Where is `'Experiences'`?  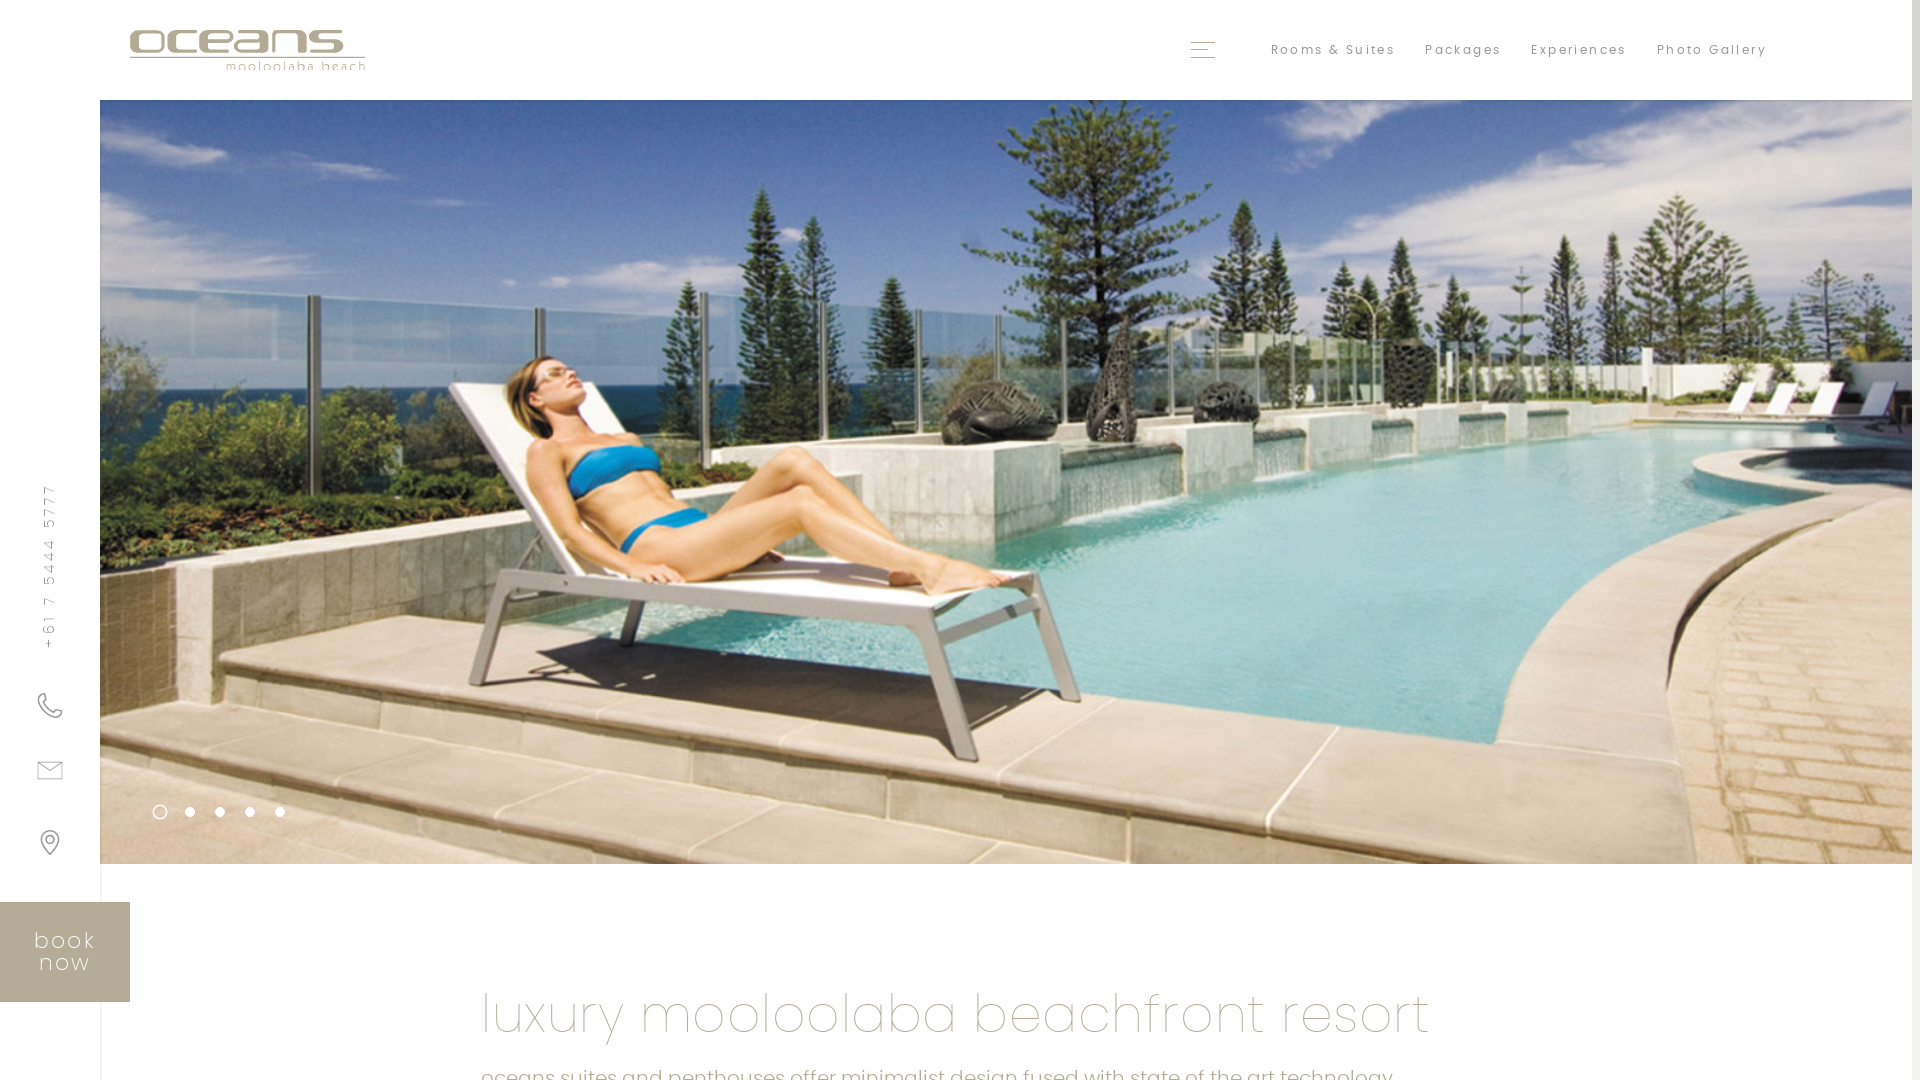 'Experiences' is located at coordinates (1577, 49).